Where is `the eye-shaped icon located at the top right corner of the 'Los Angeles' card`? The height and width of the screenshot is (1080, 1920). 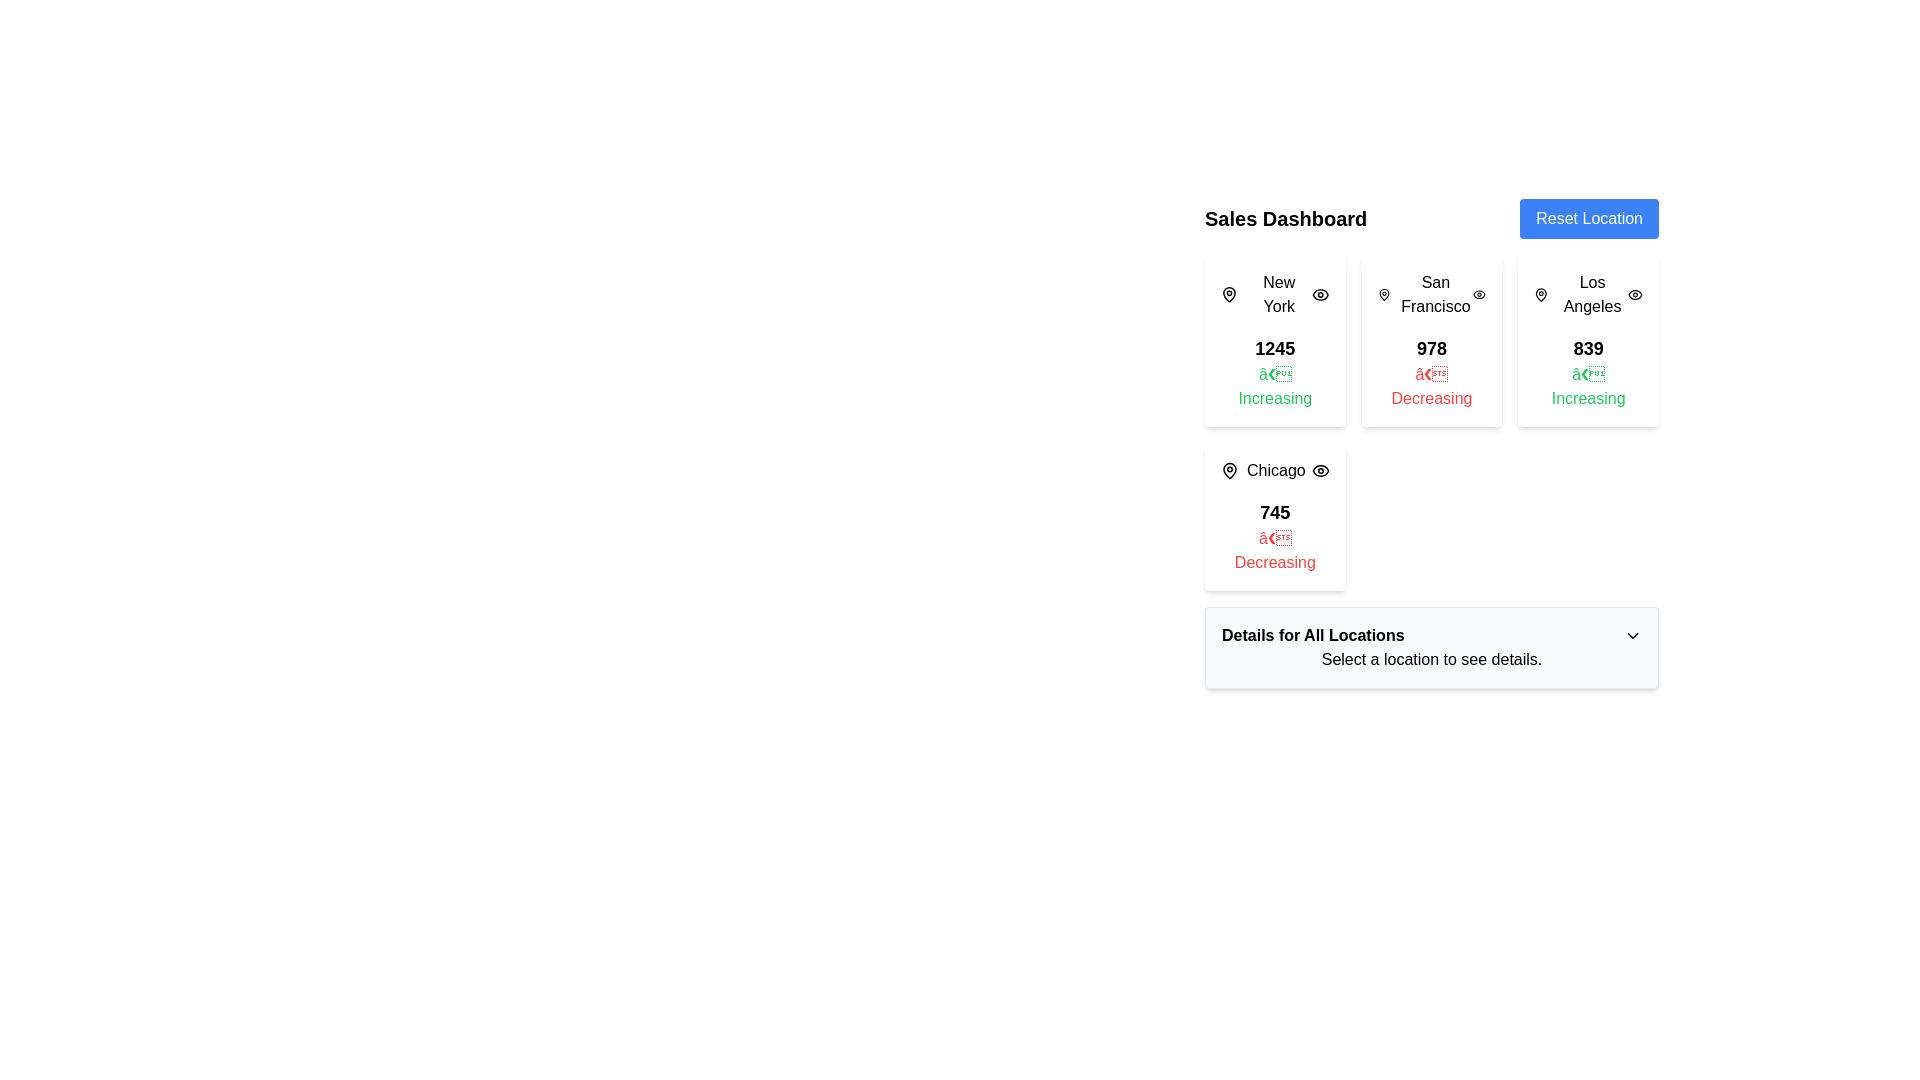
the eye-shaped icon located at the top right corner of the 'Los Angeles' card is located at coordinates (1635, 294).